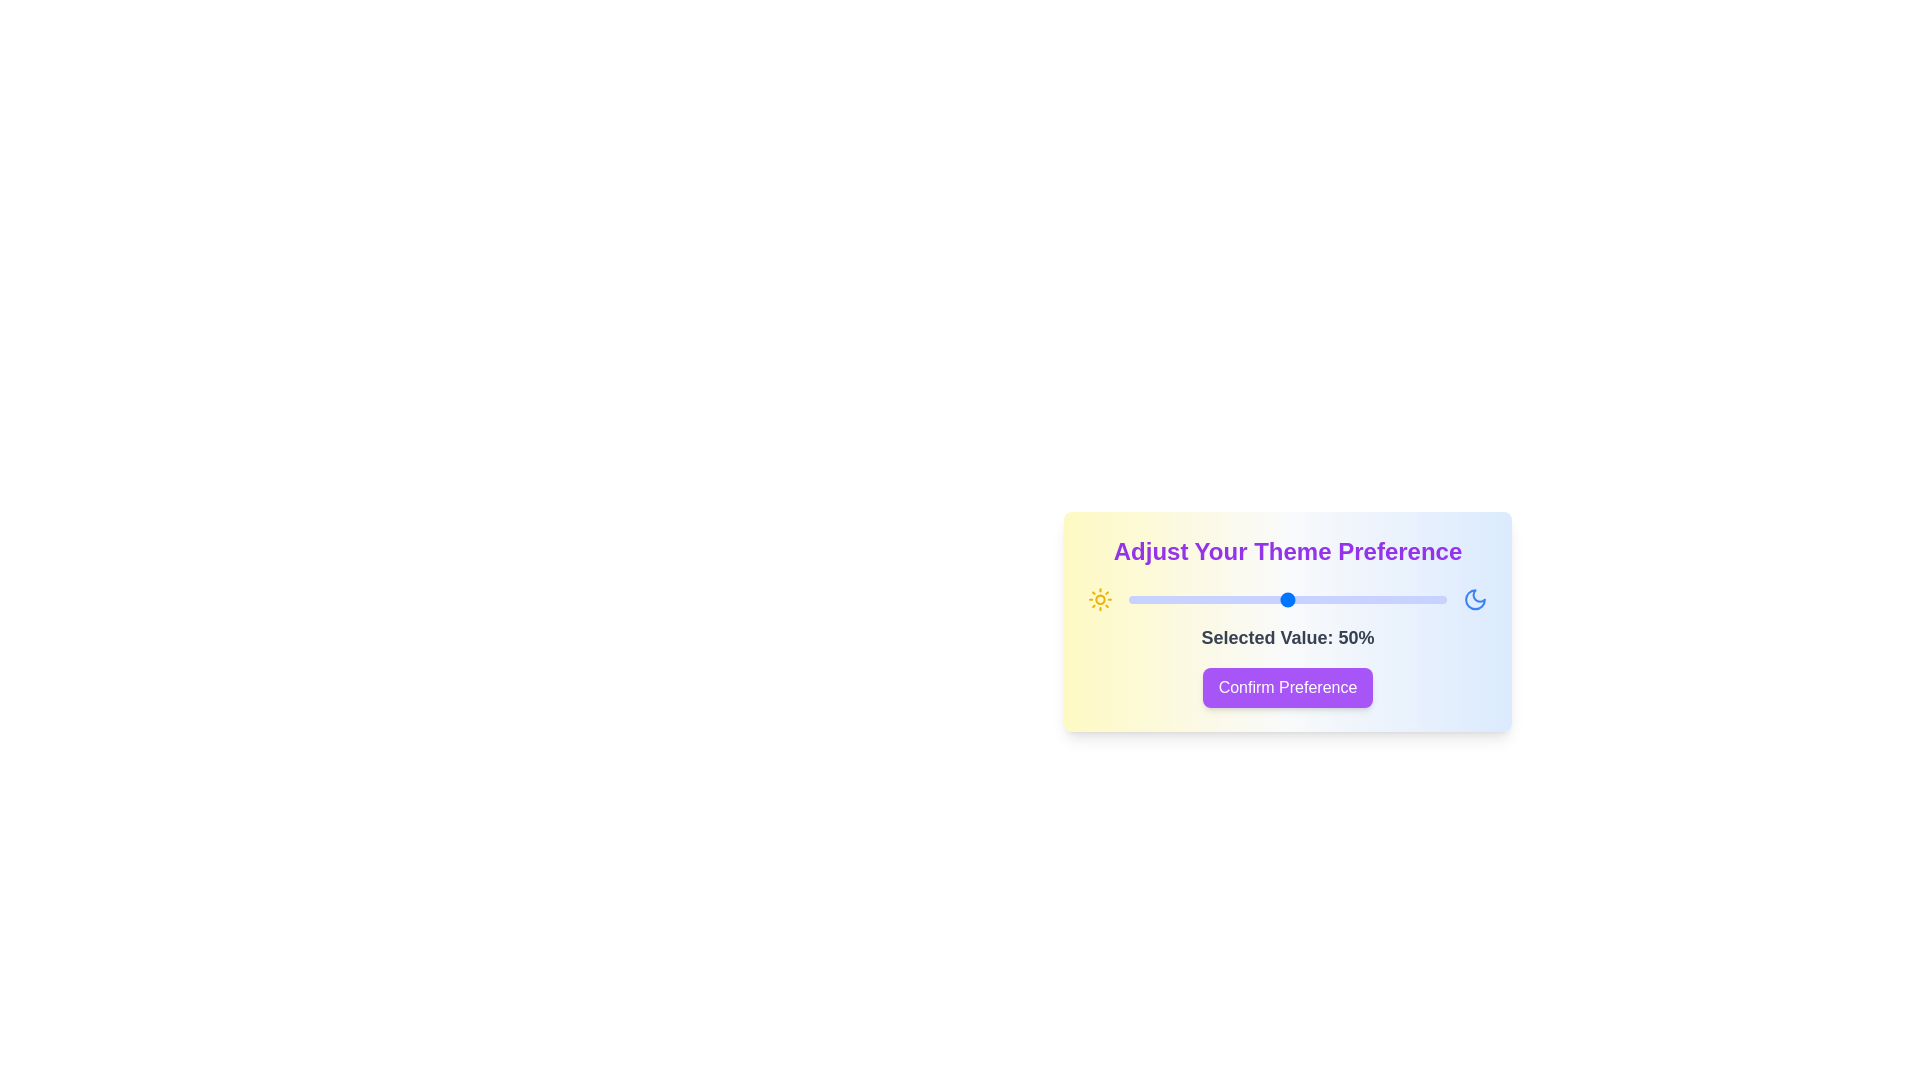  I want to click on the circular decorative component of the sun icon located on the left side of the preference panel, near the text 'Adjust Your Theme Preference', so click(1099, 599).